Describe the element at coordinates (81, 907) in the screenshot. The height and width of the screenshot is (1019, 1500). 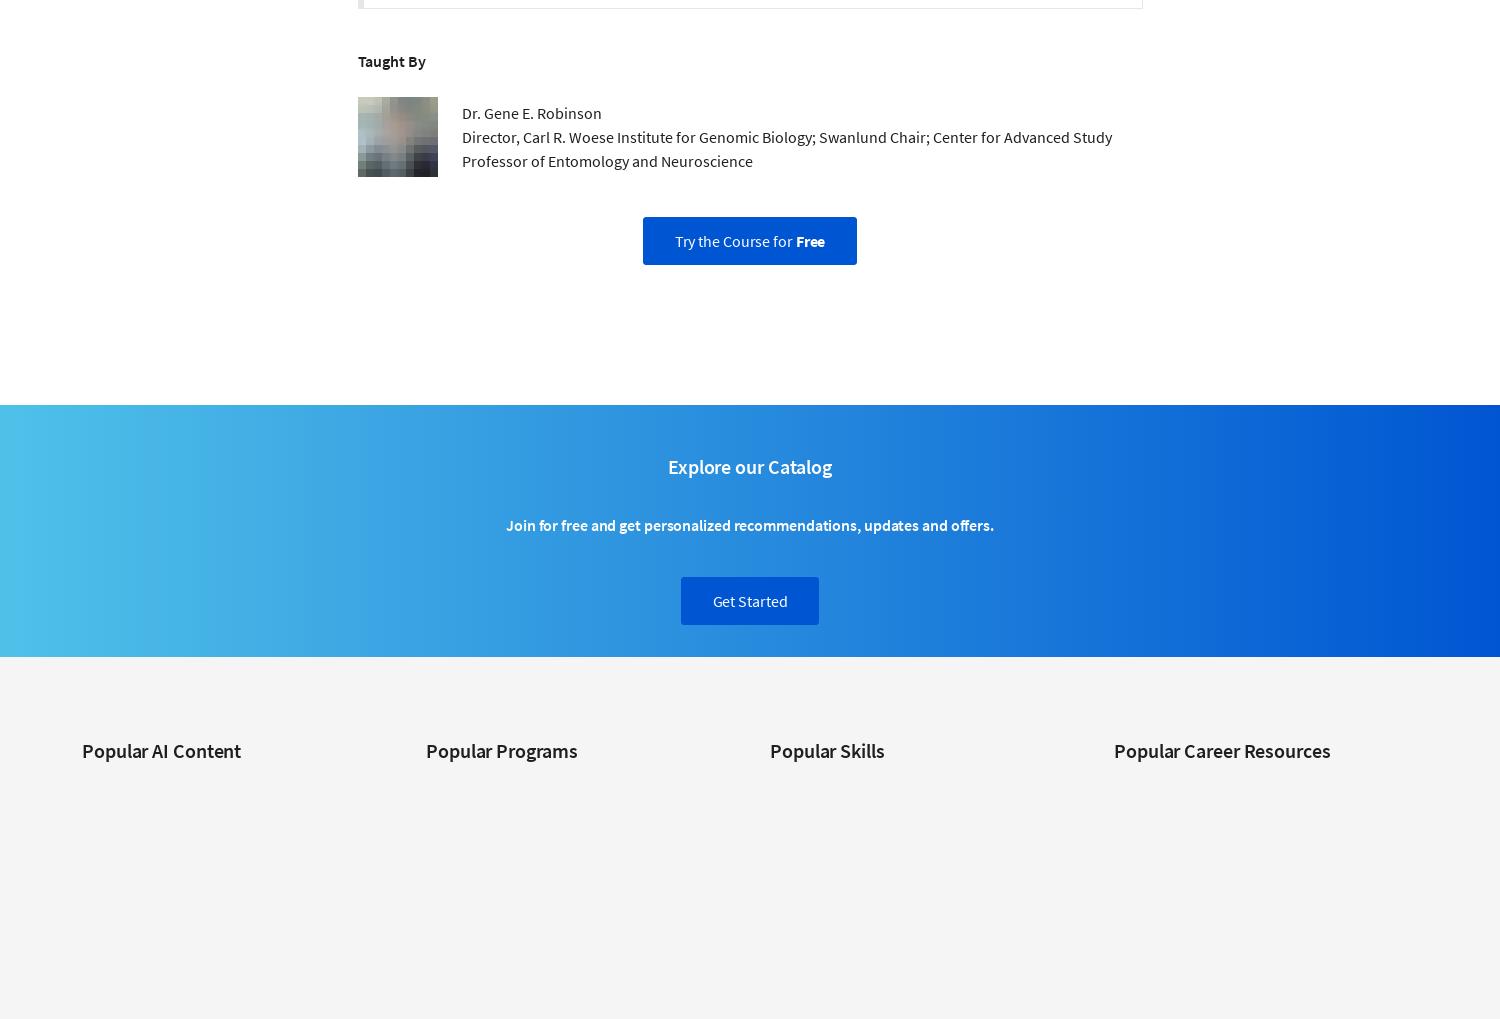
I see `'Generative AI for Everyone'` at that location.